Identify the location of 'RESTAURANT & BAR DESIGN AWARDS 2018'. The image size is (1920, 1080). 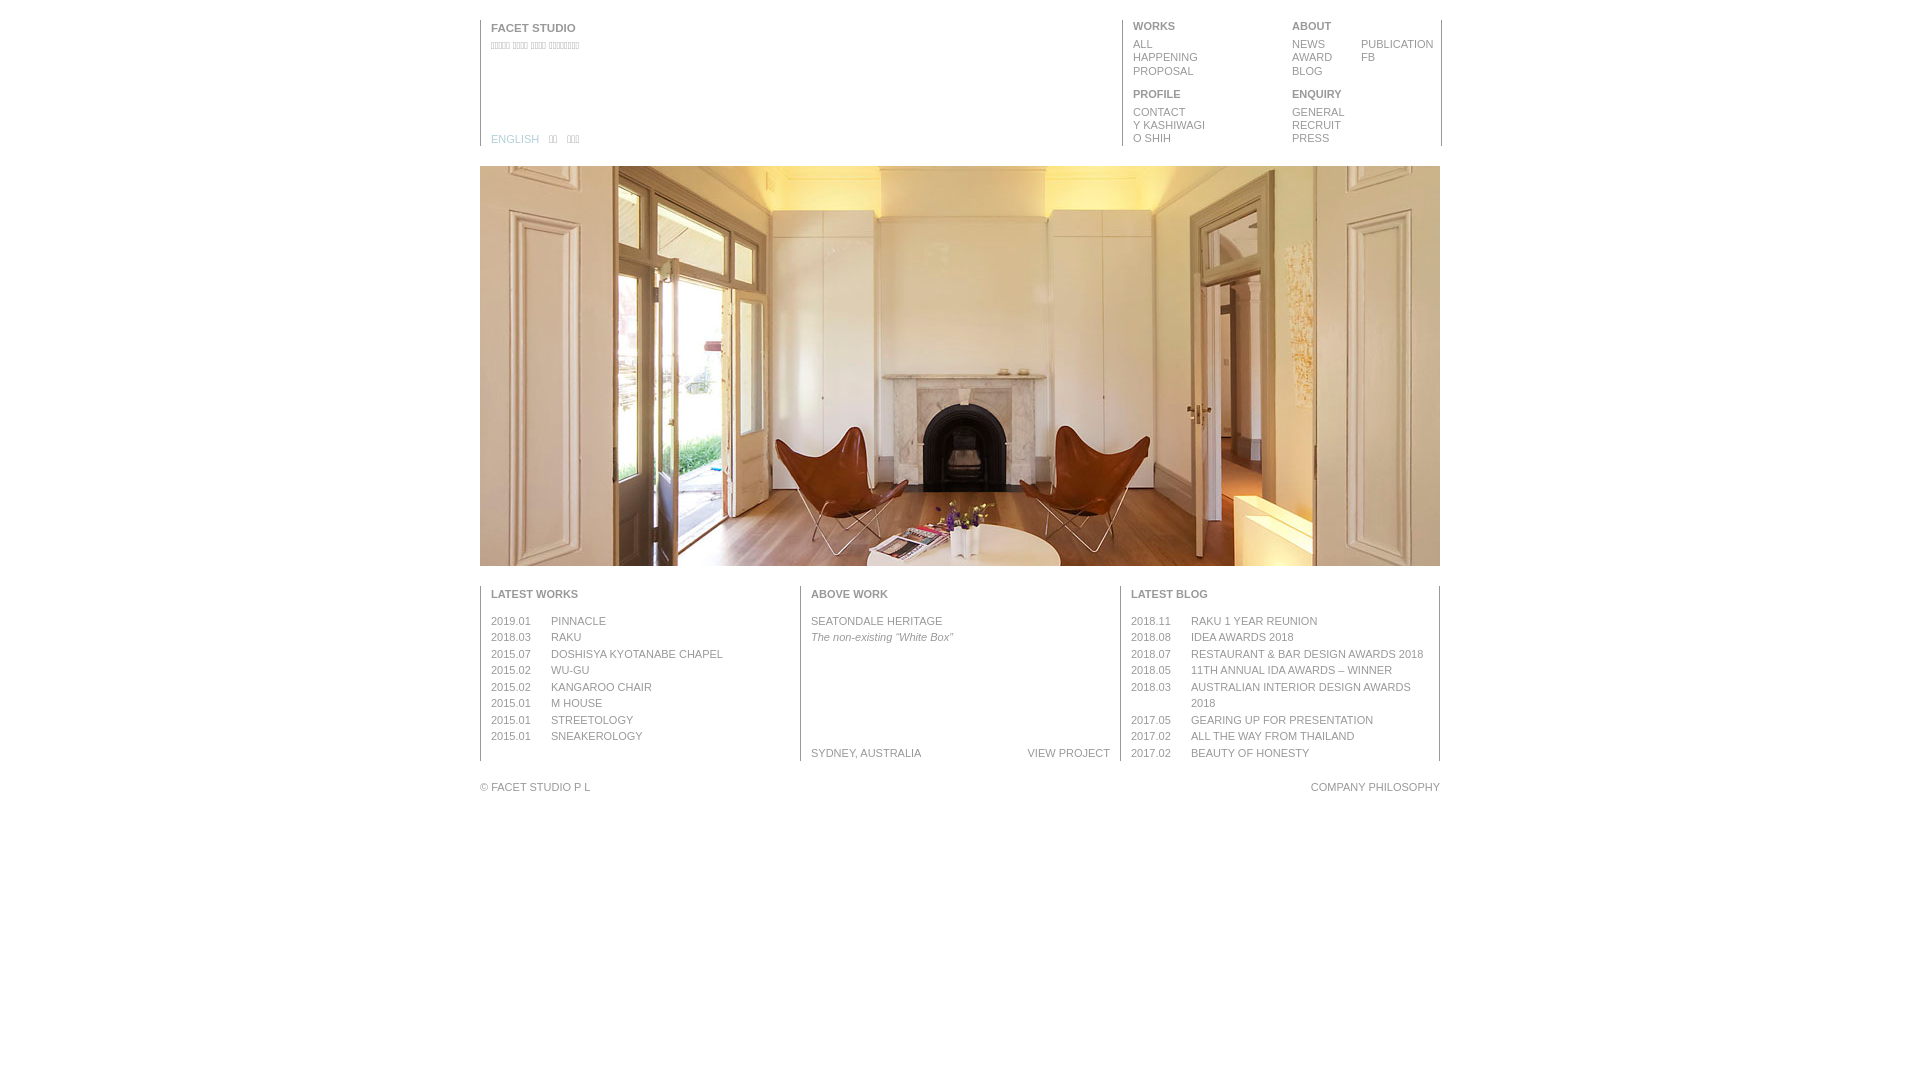
(1310, 654).